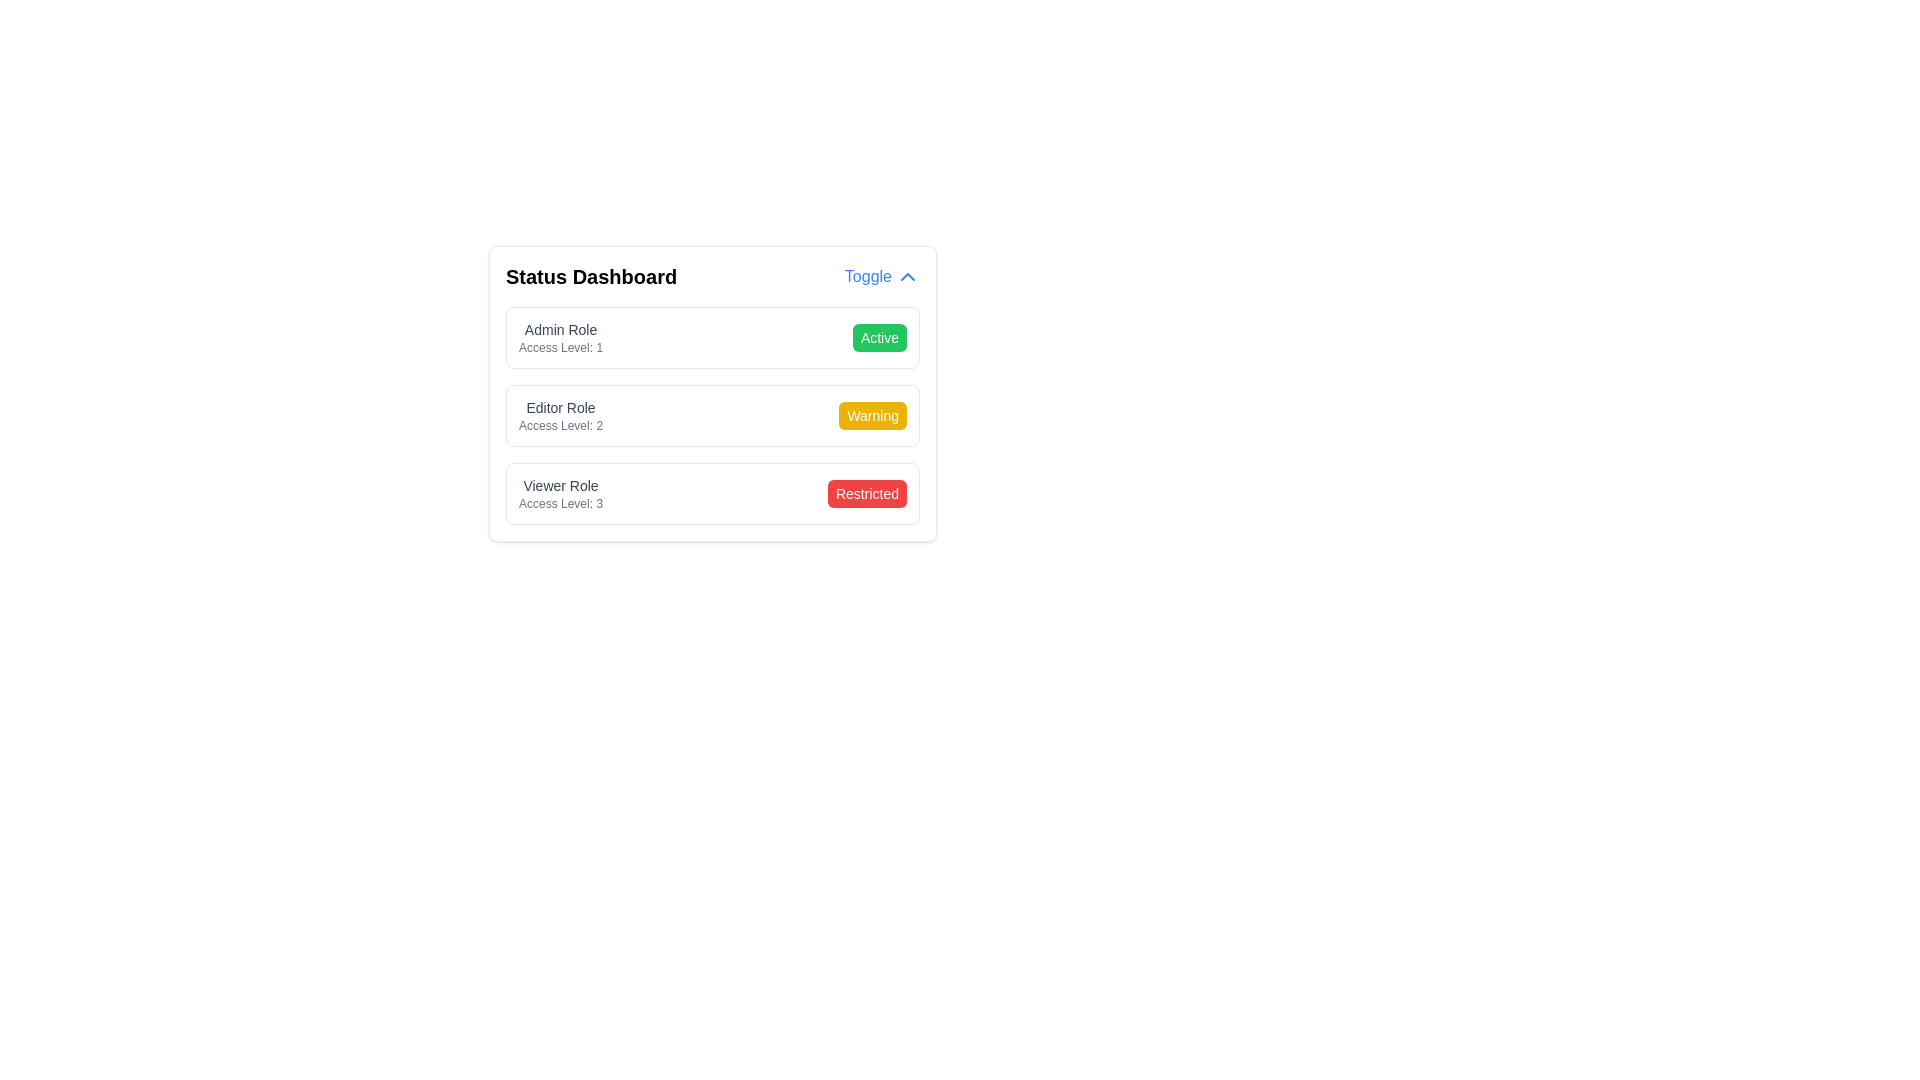  What do you see at coordinates (560, 415) in the screenshot?
I see `the static text label displaying 'Editor Role' and 'Access Level: 2', which is centrally aligned in the 'Status Dashboard' list` at bounding box center [560, 415].